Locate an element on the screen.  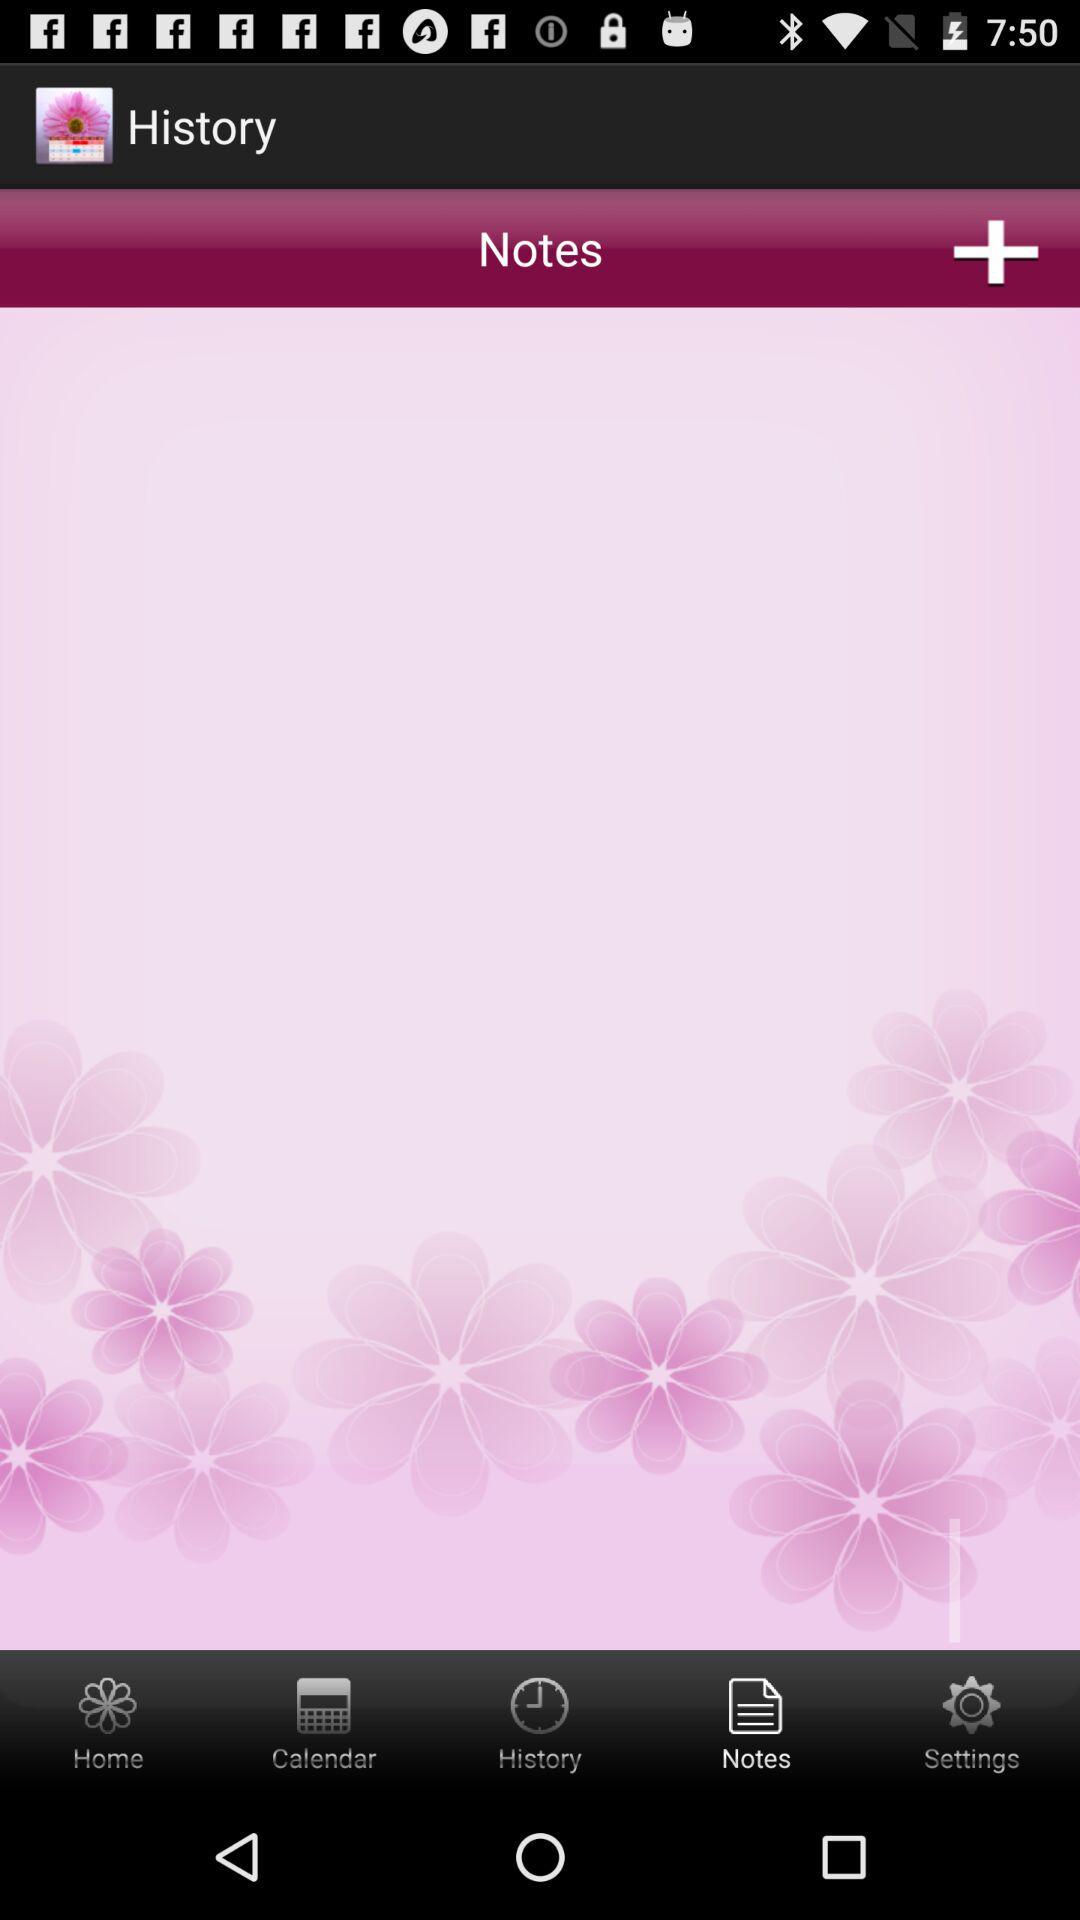
notes is located at coordinates (540, 853).